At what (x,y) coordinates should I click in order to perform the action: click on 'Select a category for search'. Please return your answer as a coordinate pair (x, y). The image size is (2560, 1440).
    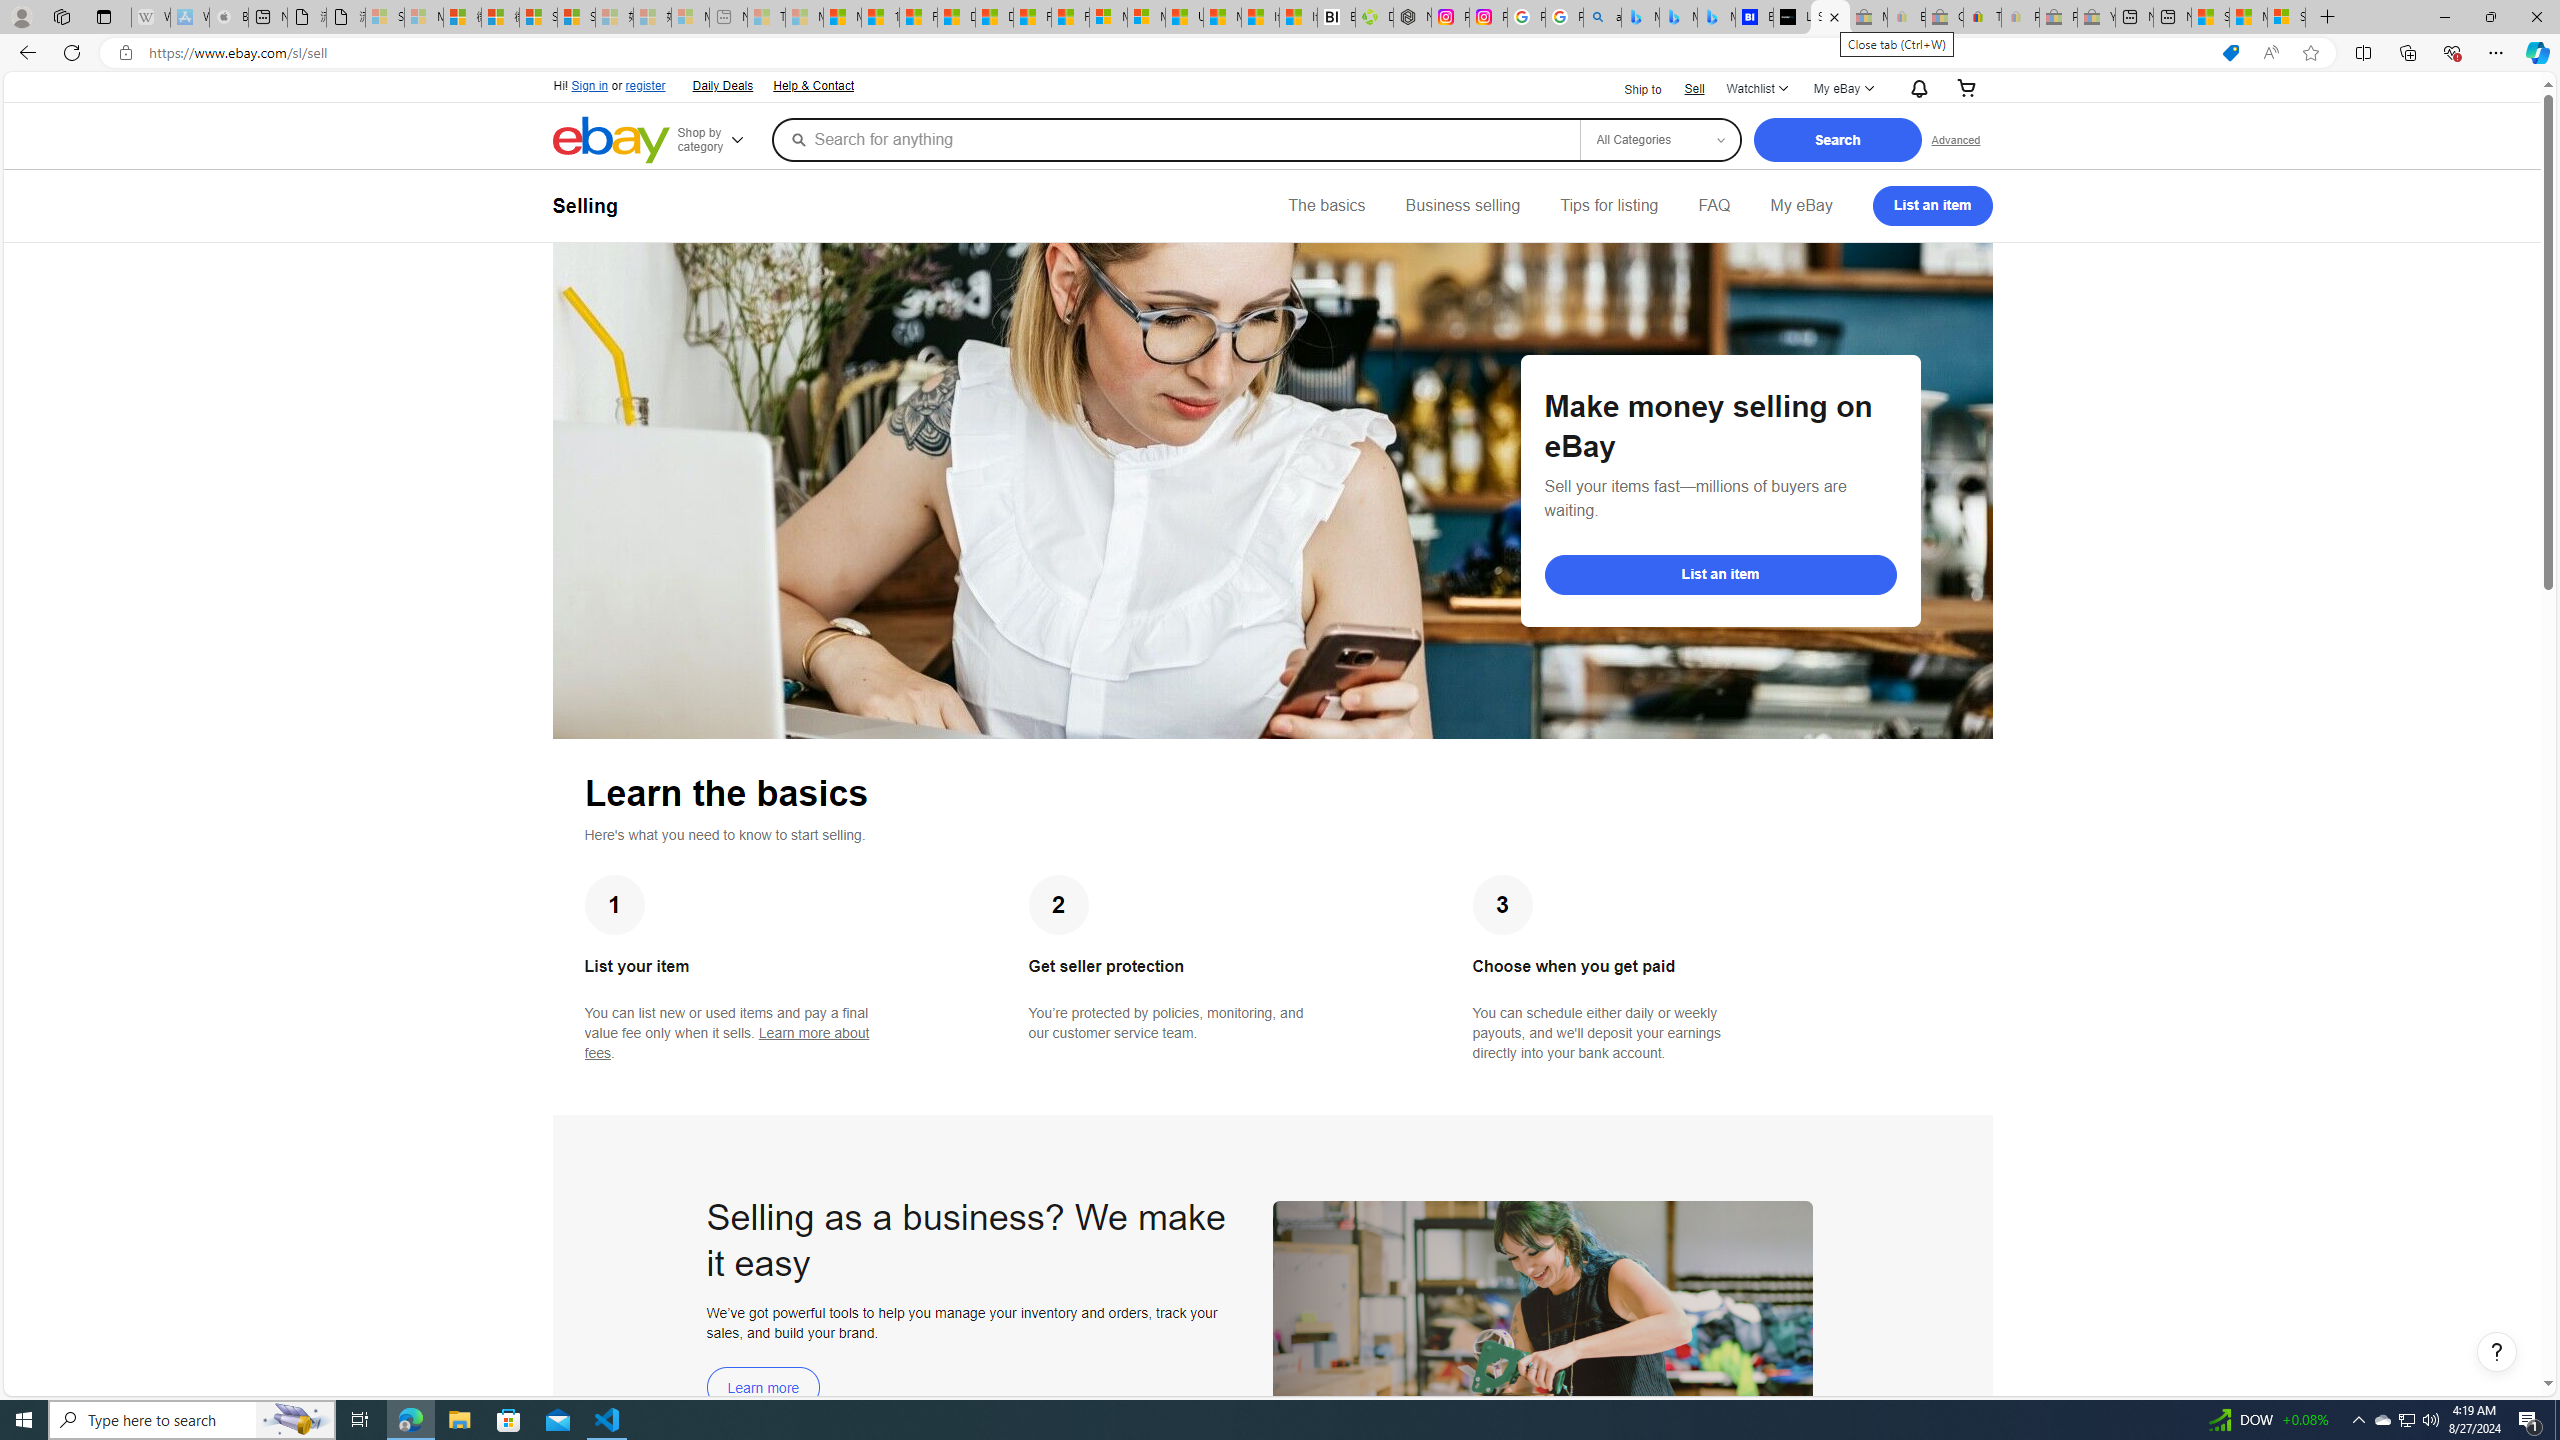
    Looking at the image, I should click on (1659, 138).